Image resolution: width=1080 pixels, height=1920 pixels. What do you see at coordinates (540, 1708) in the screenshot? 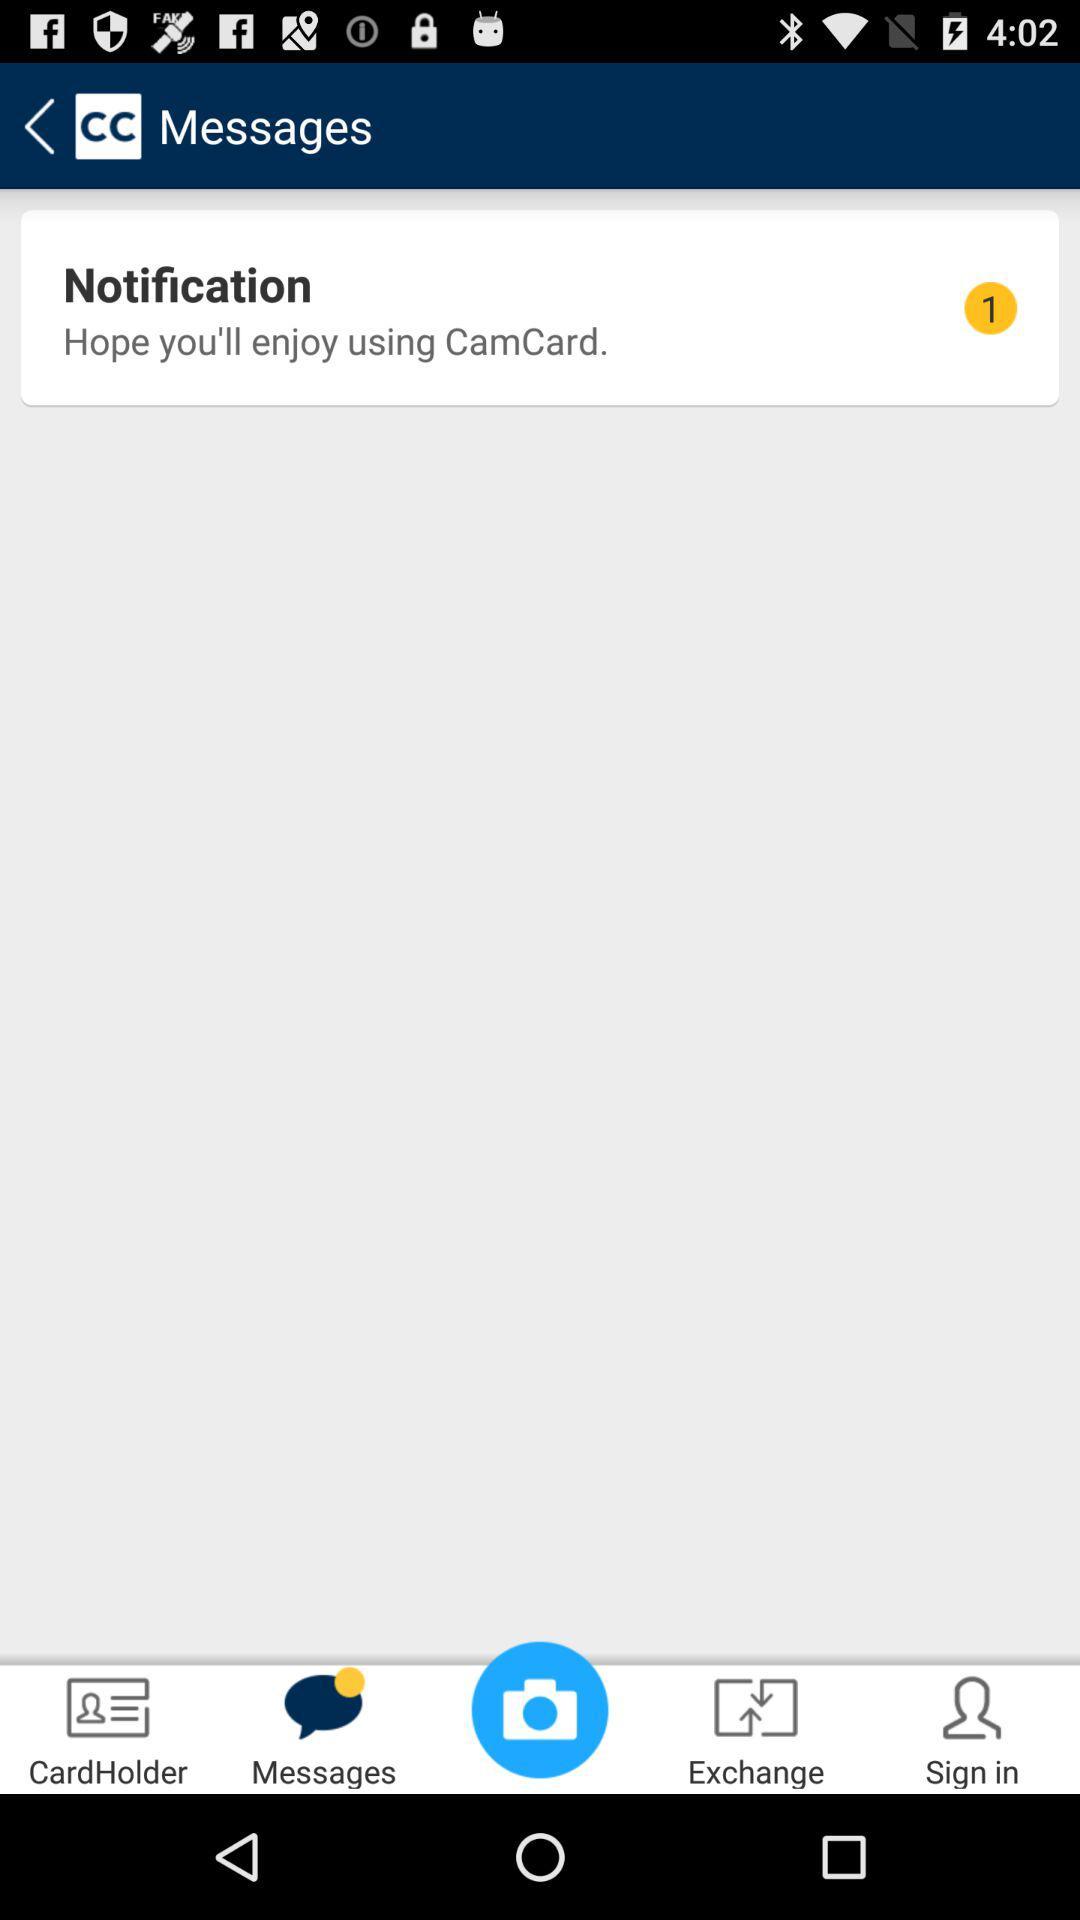
I see `item at the bottom` at bounding box center [540, 1708].